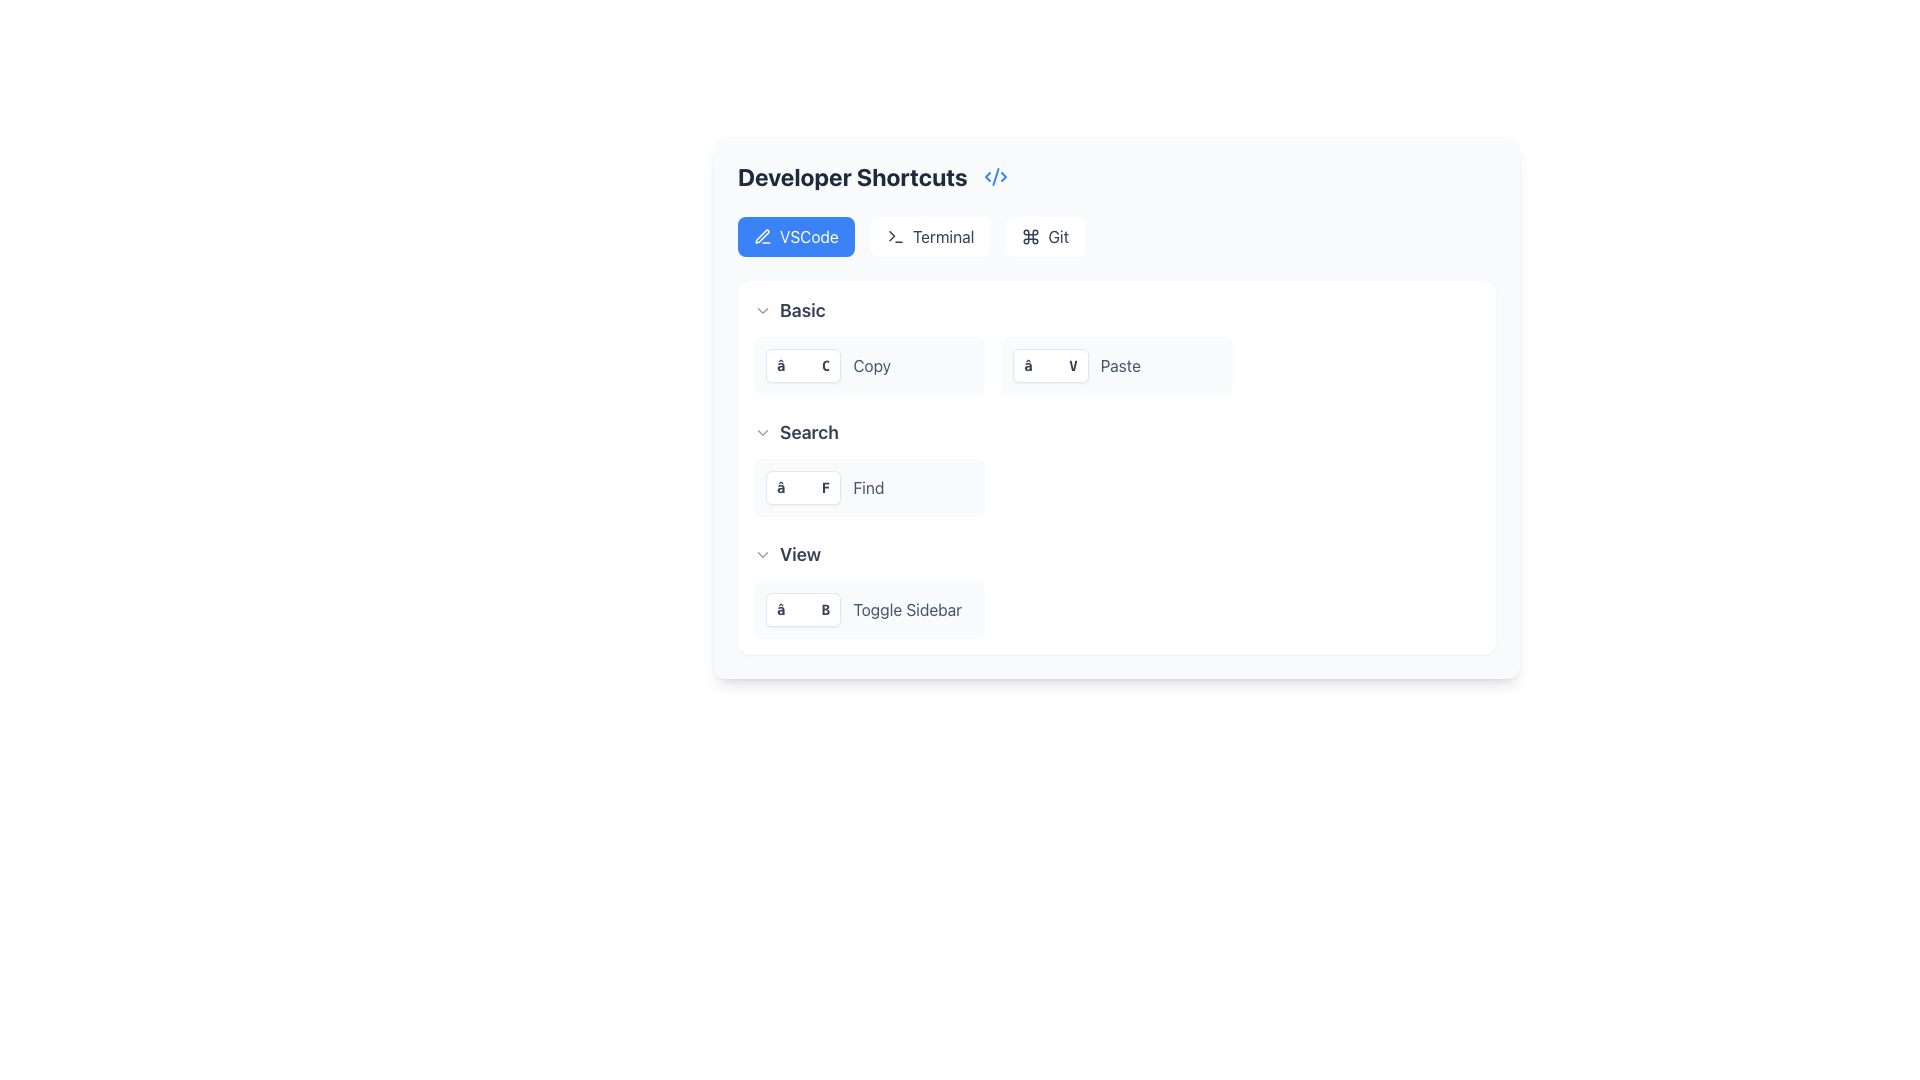 The height and width of the screenshot is (1080, 1920). Describe the element at coordinates (894, 235) in the screenshot. I see `the 'Terminal' button icon, which represents command line operations, located among the primary navigation options` at that location.